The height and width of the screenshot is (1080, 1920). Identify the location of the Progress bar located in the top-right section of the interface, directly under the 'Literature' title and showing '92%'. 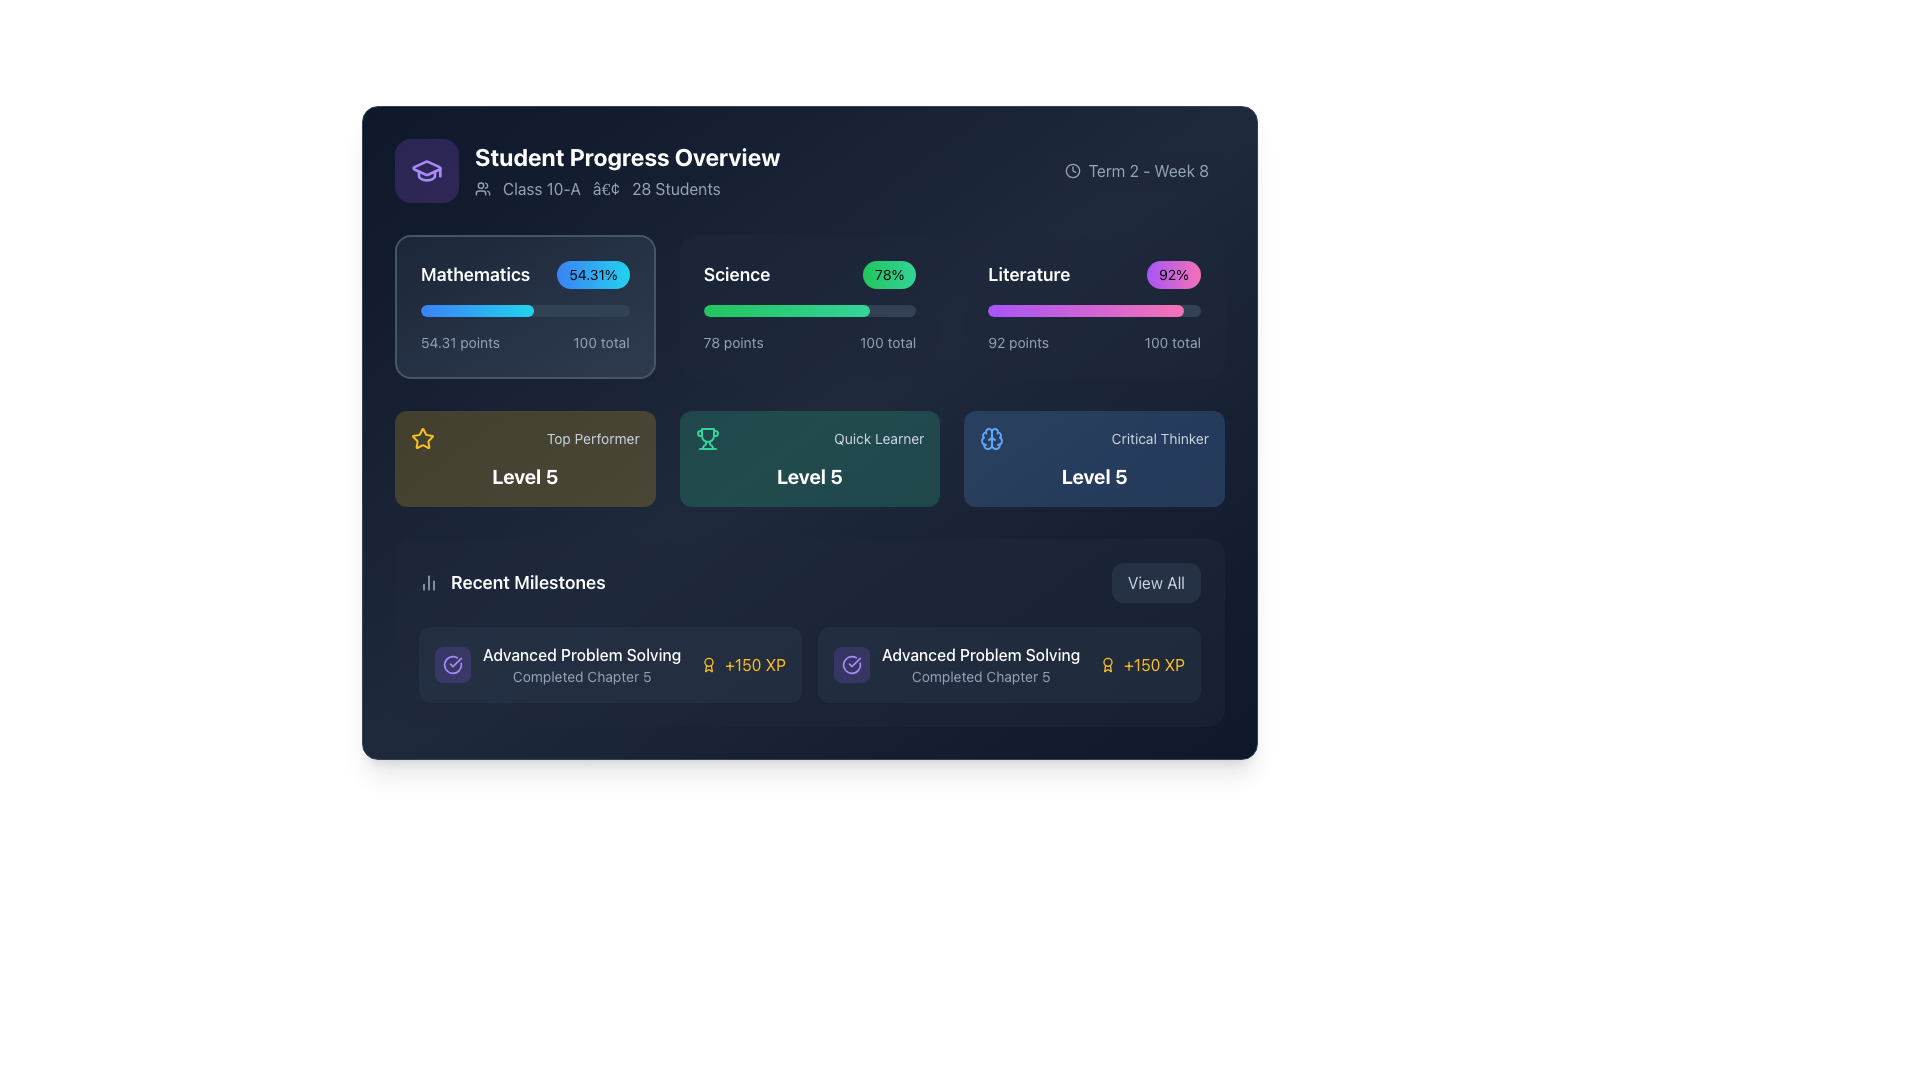
(1085, 311).